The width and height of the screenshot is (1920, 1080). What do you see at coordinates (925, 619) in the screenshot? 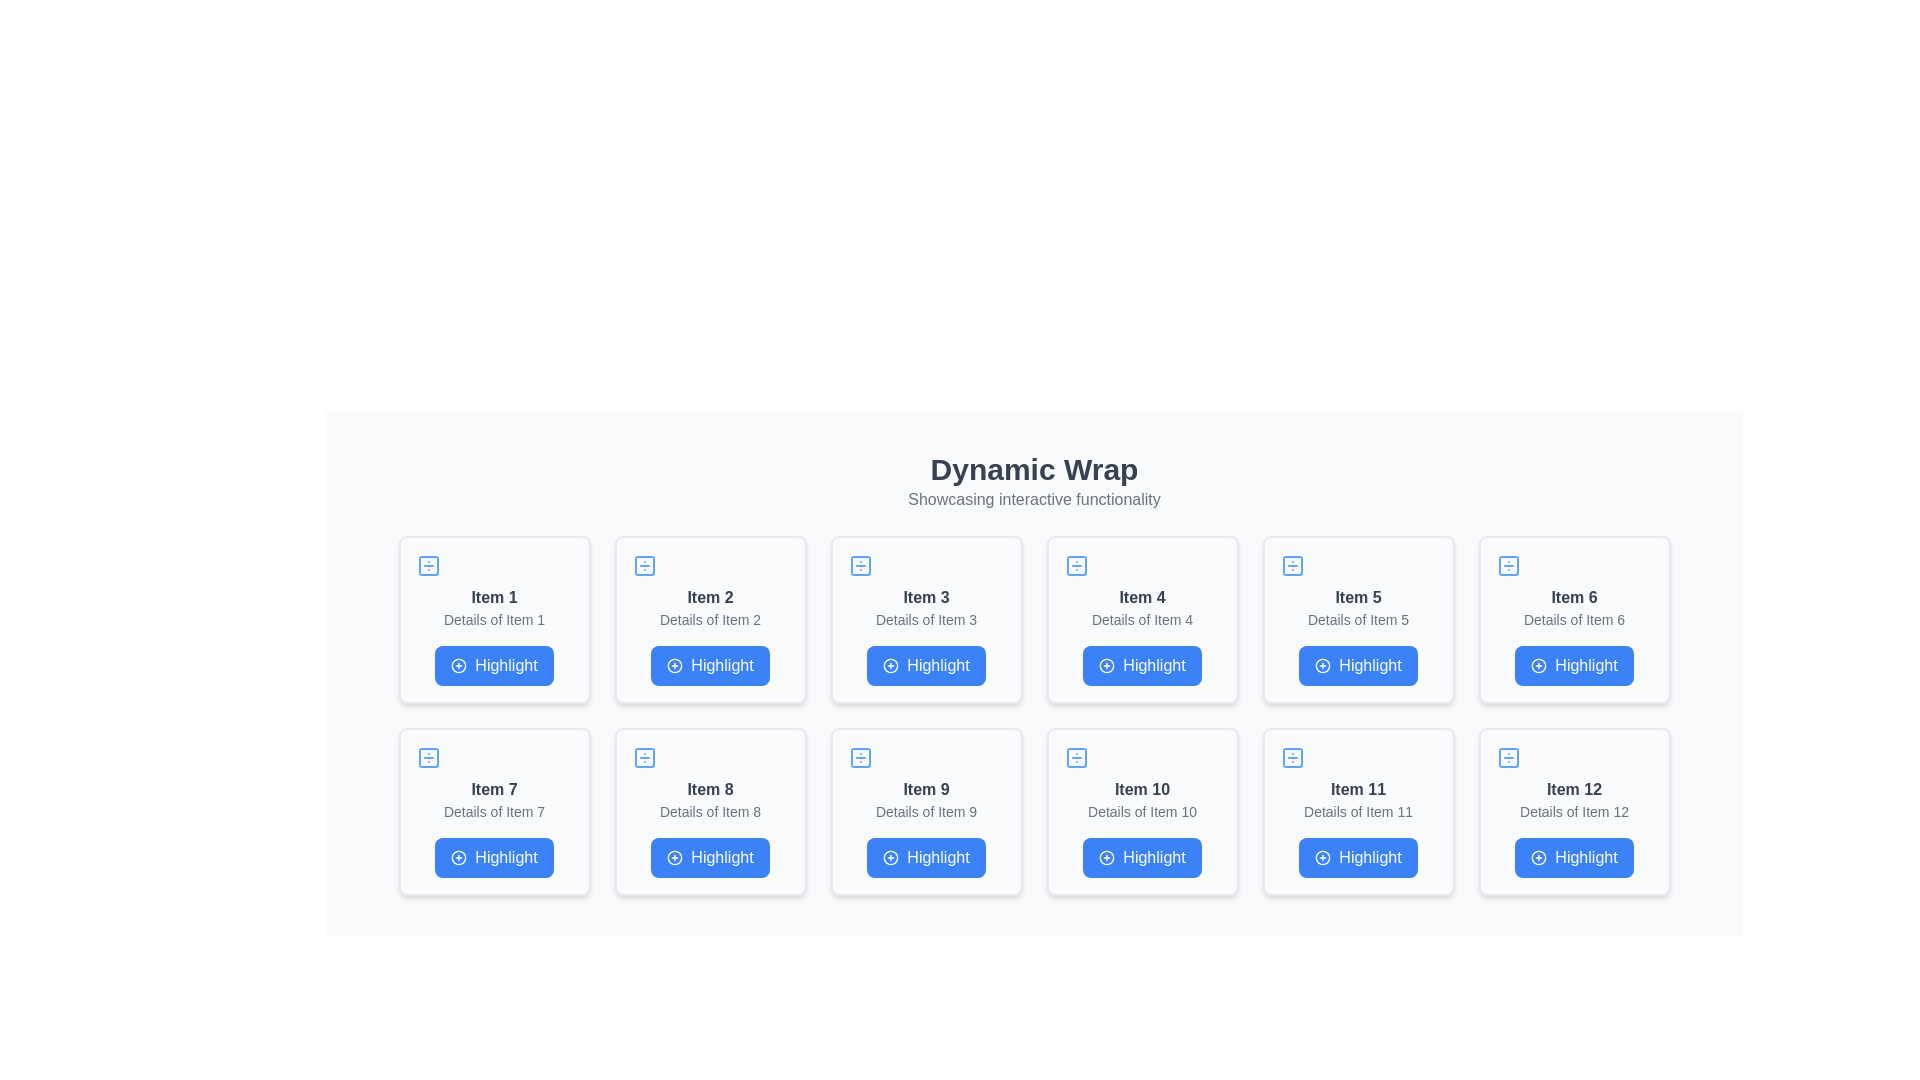
I see `the card displaying detailed information and a button, located in the first row, third column of a 3x4 grid layout` at bounding box center [925, 619].